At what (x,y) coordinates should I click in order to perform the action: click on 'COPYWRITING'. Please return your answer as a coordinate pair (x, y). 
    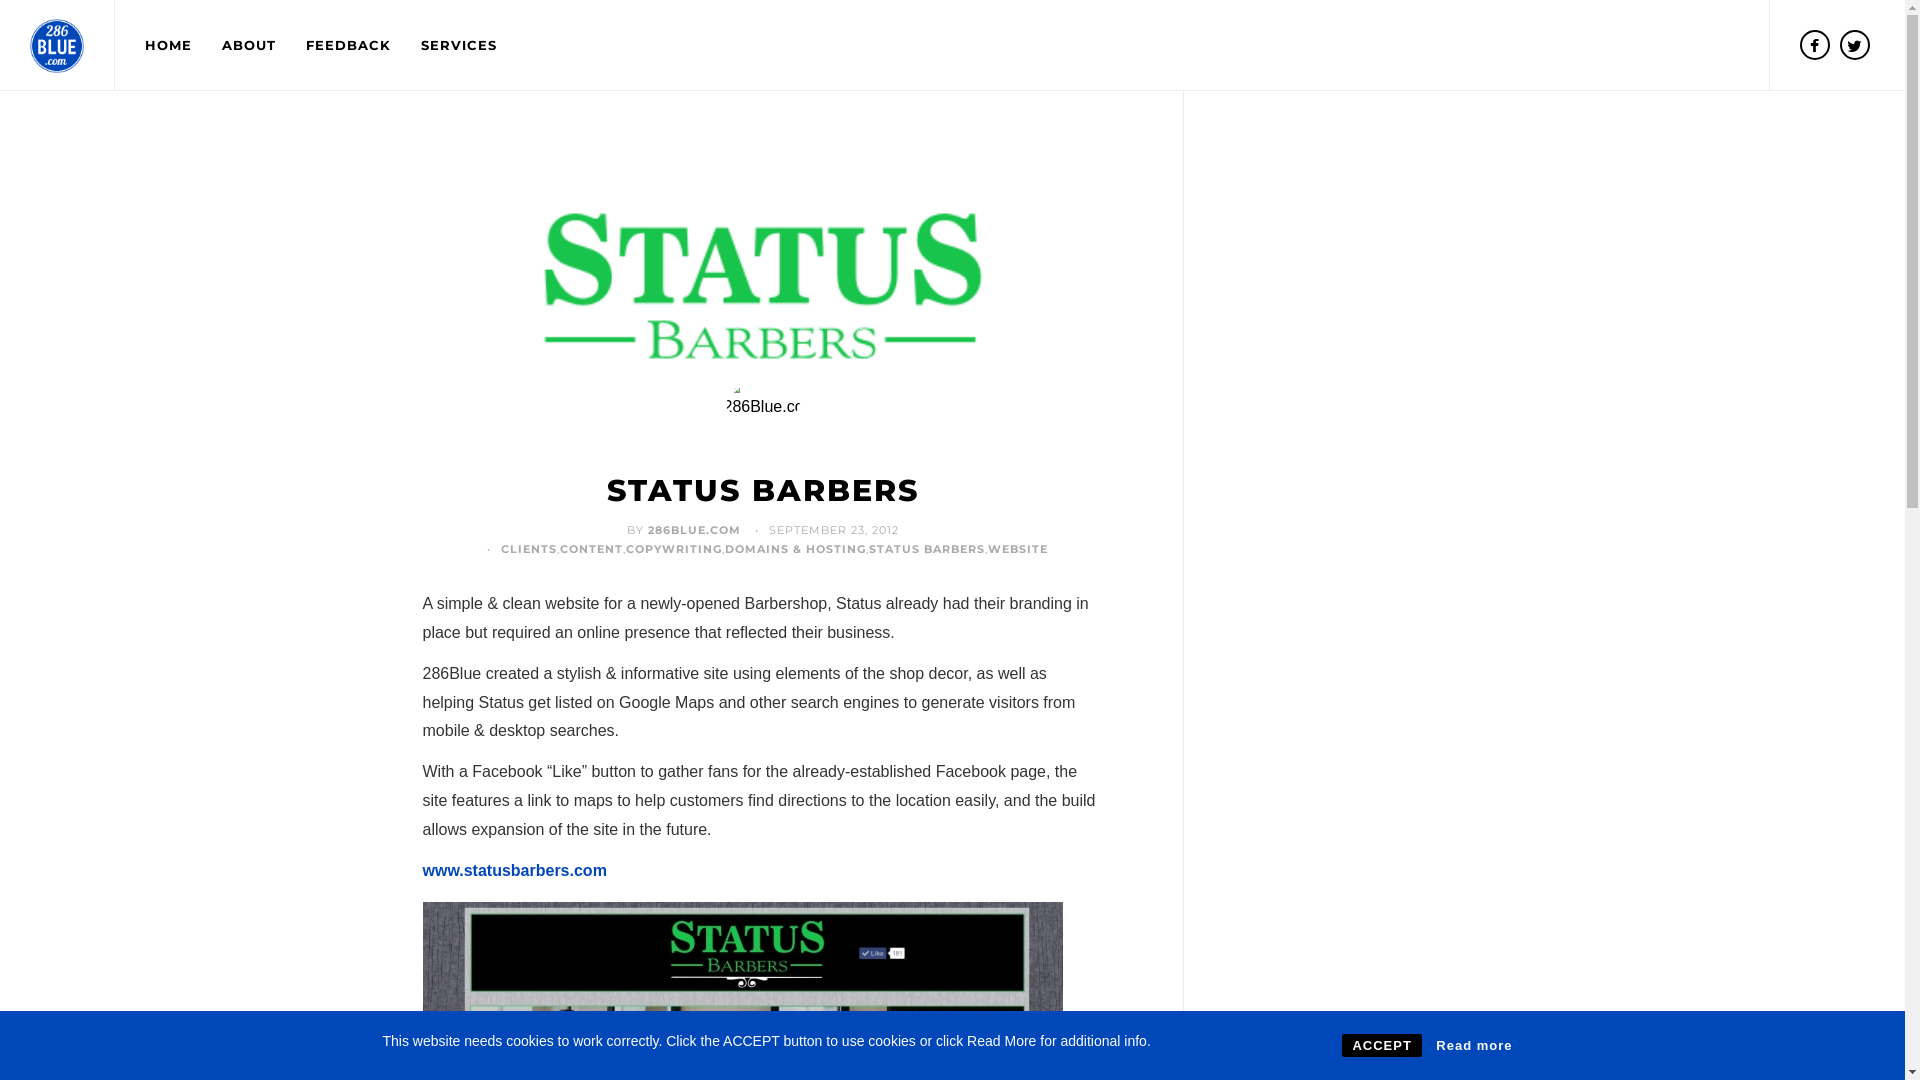
    Looking at the image, I should click on (673, 548).